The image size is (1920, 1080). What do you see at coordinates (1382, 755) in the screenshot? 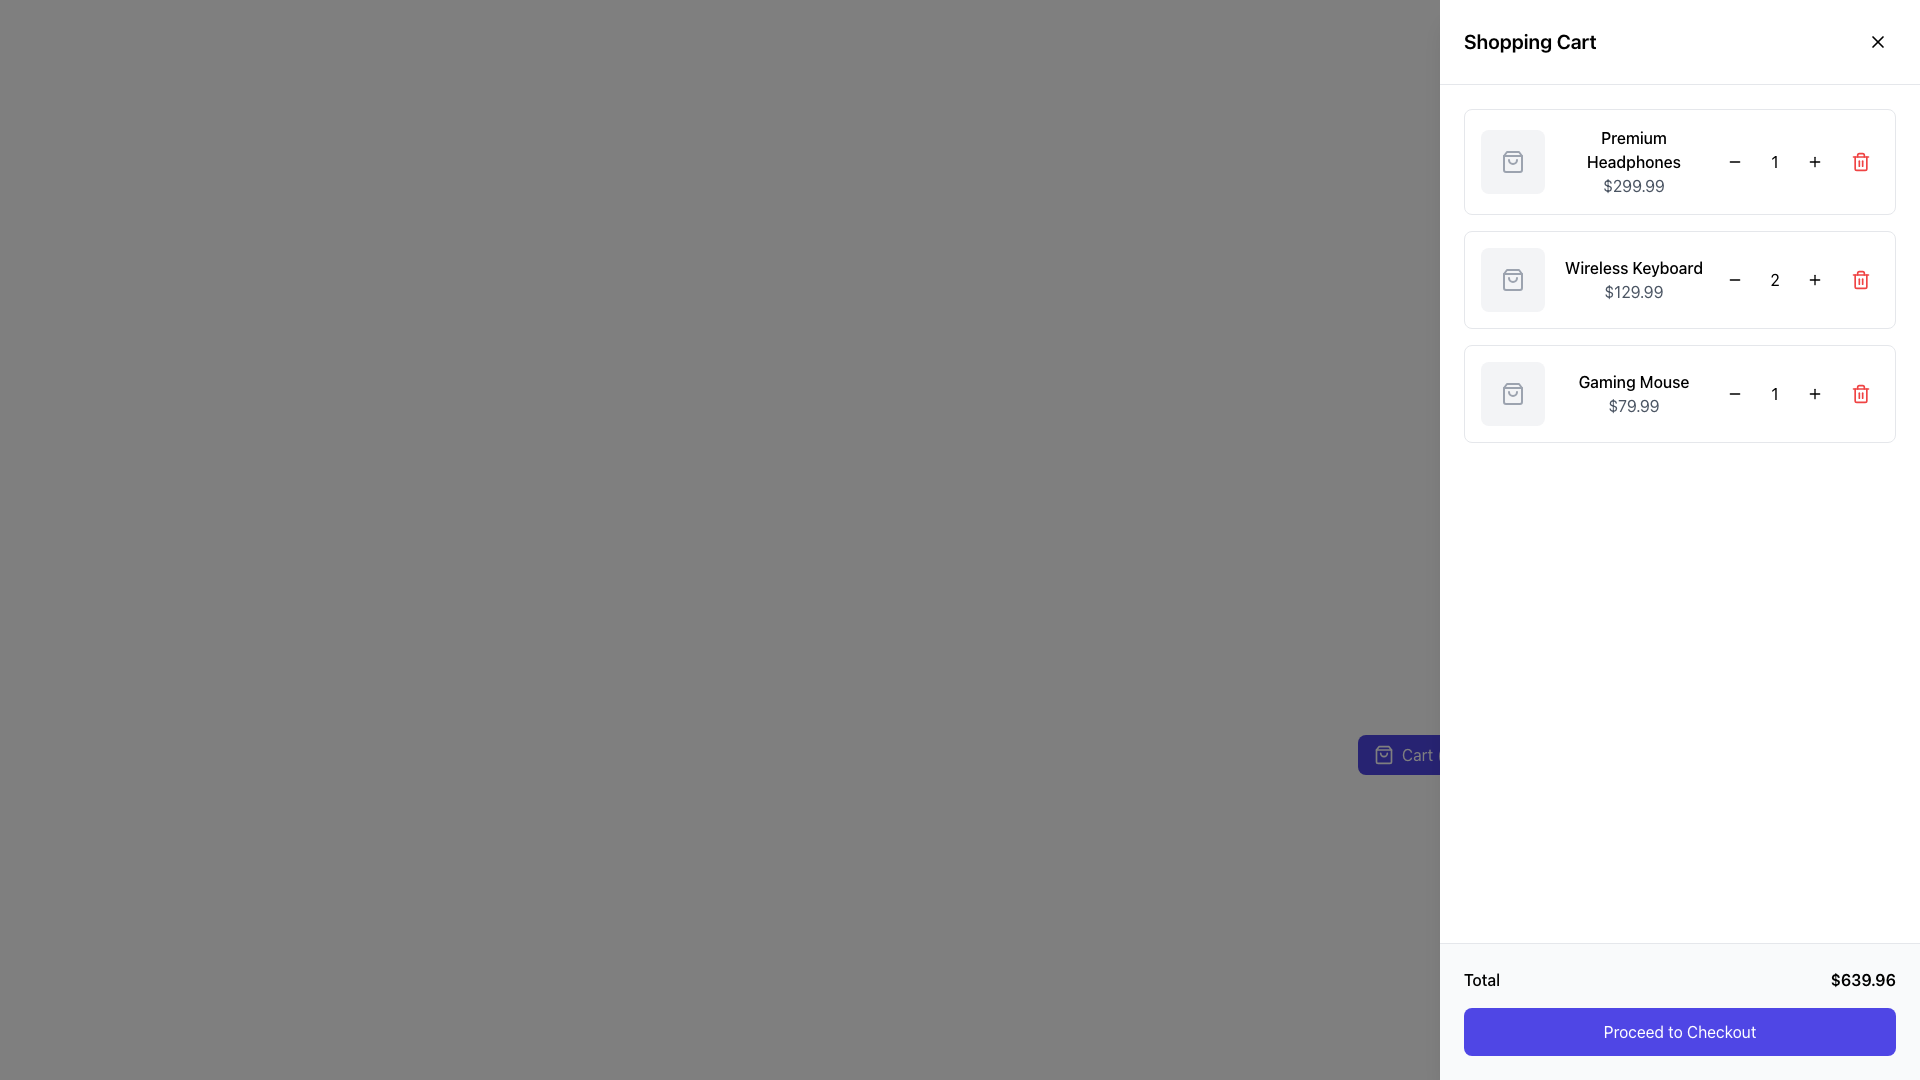
I see `the shopping bag icon located at the bottom-left corner of the shopping cart sidebar` at bounding box center [1382, 755].